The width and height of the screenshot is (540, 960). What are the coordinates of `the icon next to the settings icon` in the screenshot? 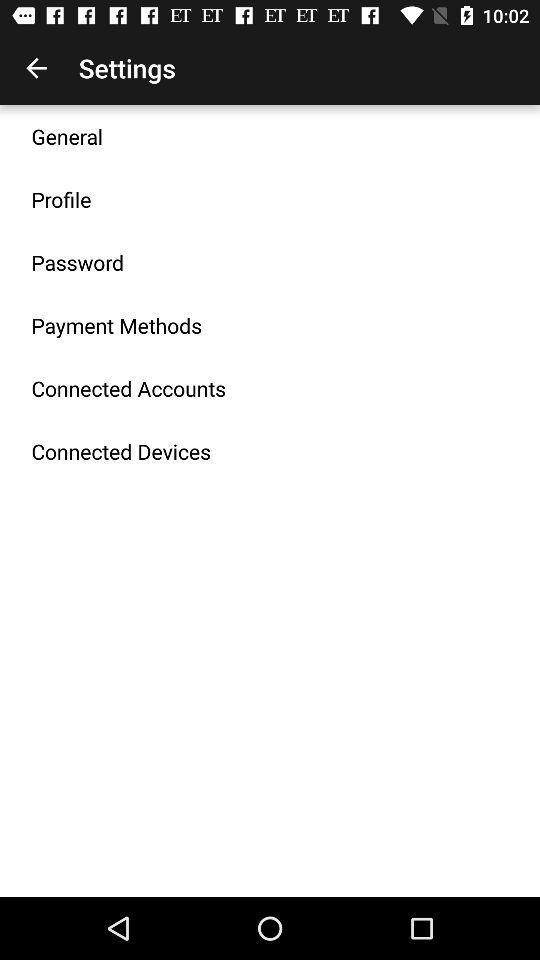 It's located at (36, 68).